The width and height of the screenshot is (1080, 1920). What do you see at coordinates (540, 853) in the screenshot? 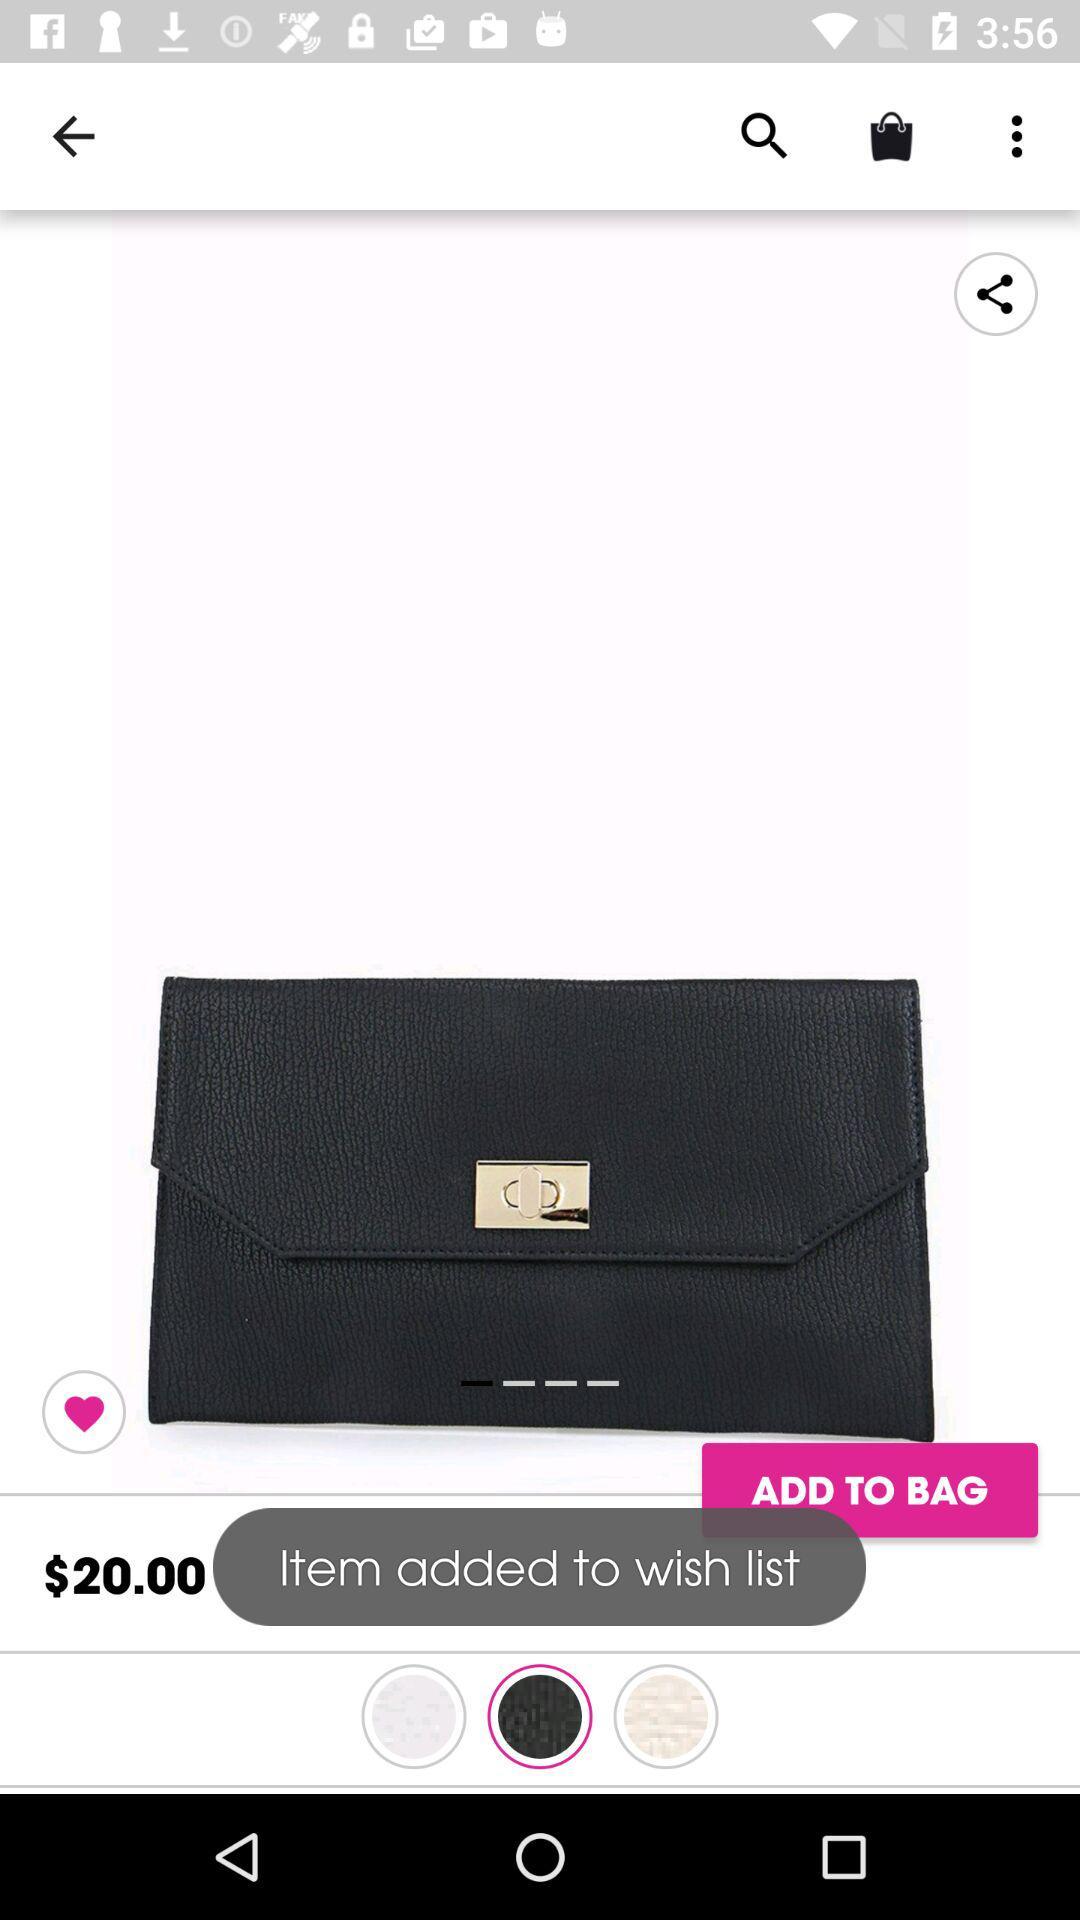
I see `share the article` at bounding box center [540, 853].